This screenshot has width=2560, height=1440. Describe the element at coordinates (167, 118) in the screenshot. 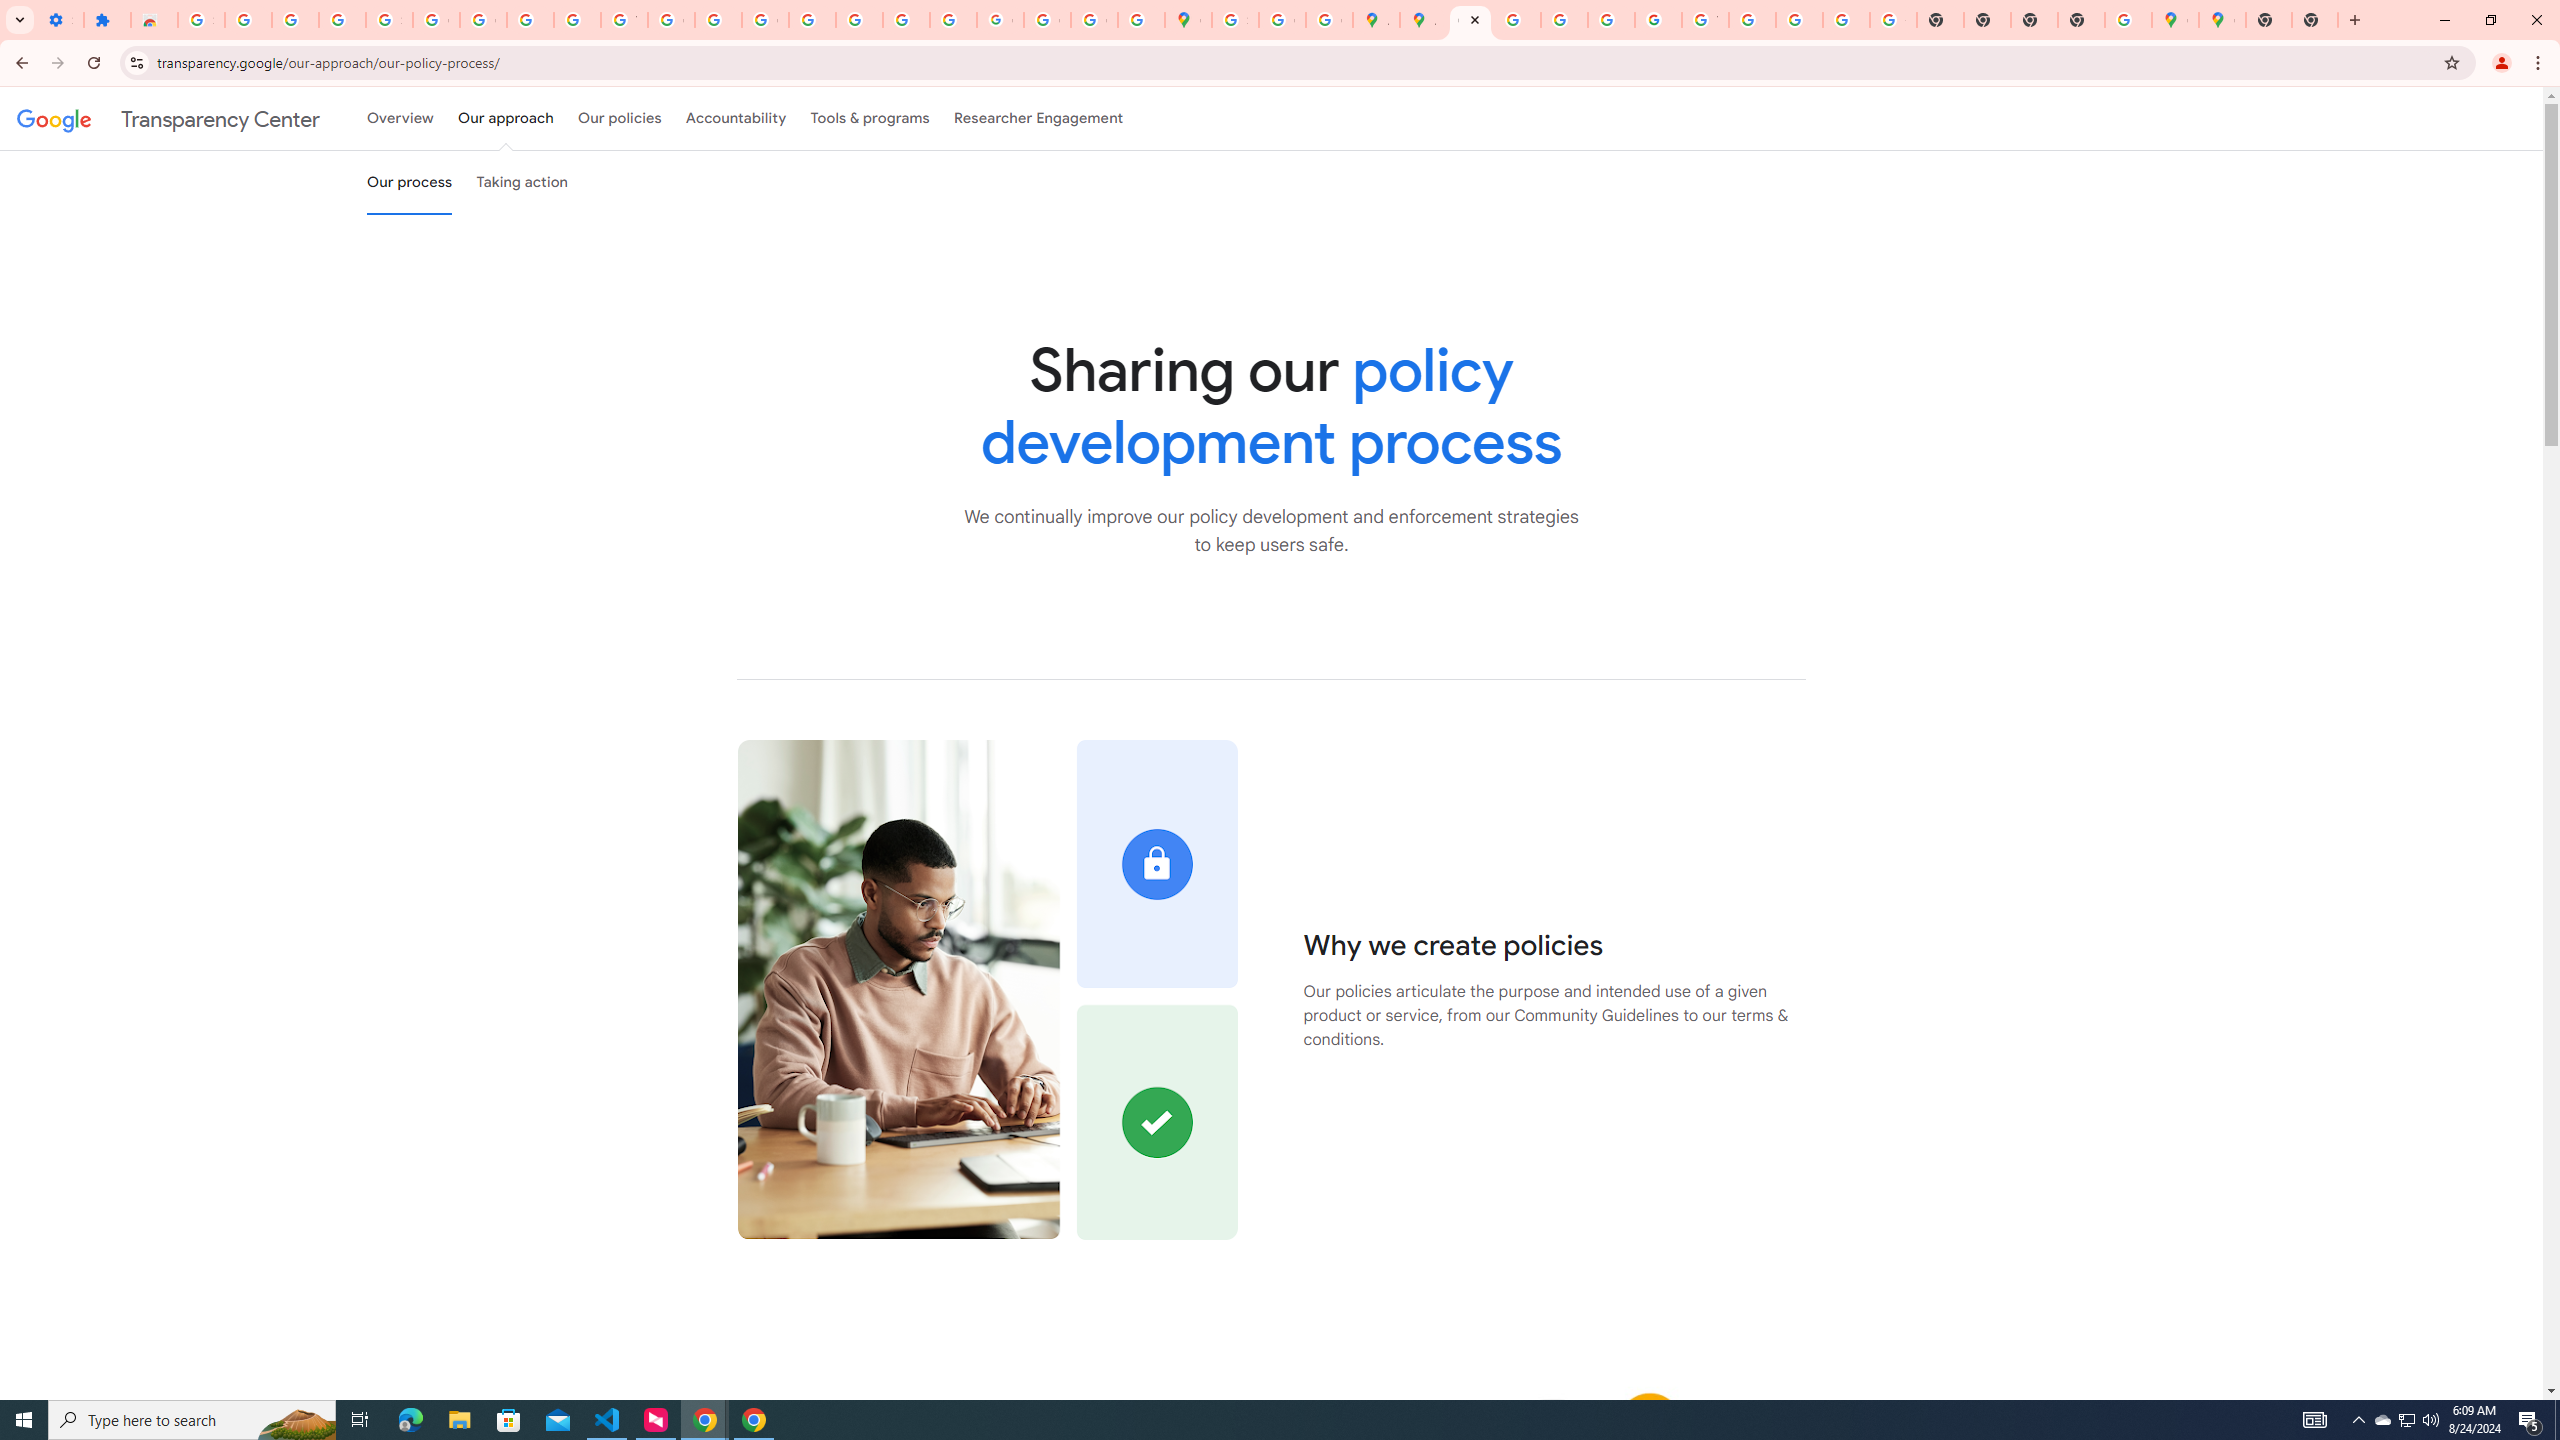

I see `'Transparency Center'` at that location.